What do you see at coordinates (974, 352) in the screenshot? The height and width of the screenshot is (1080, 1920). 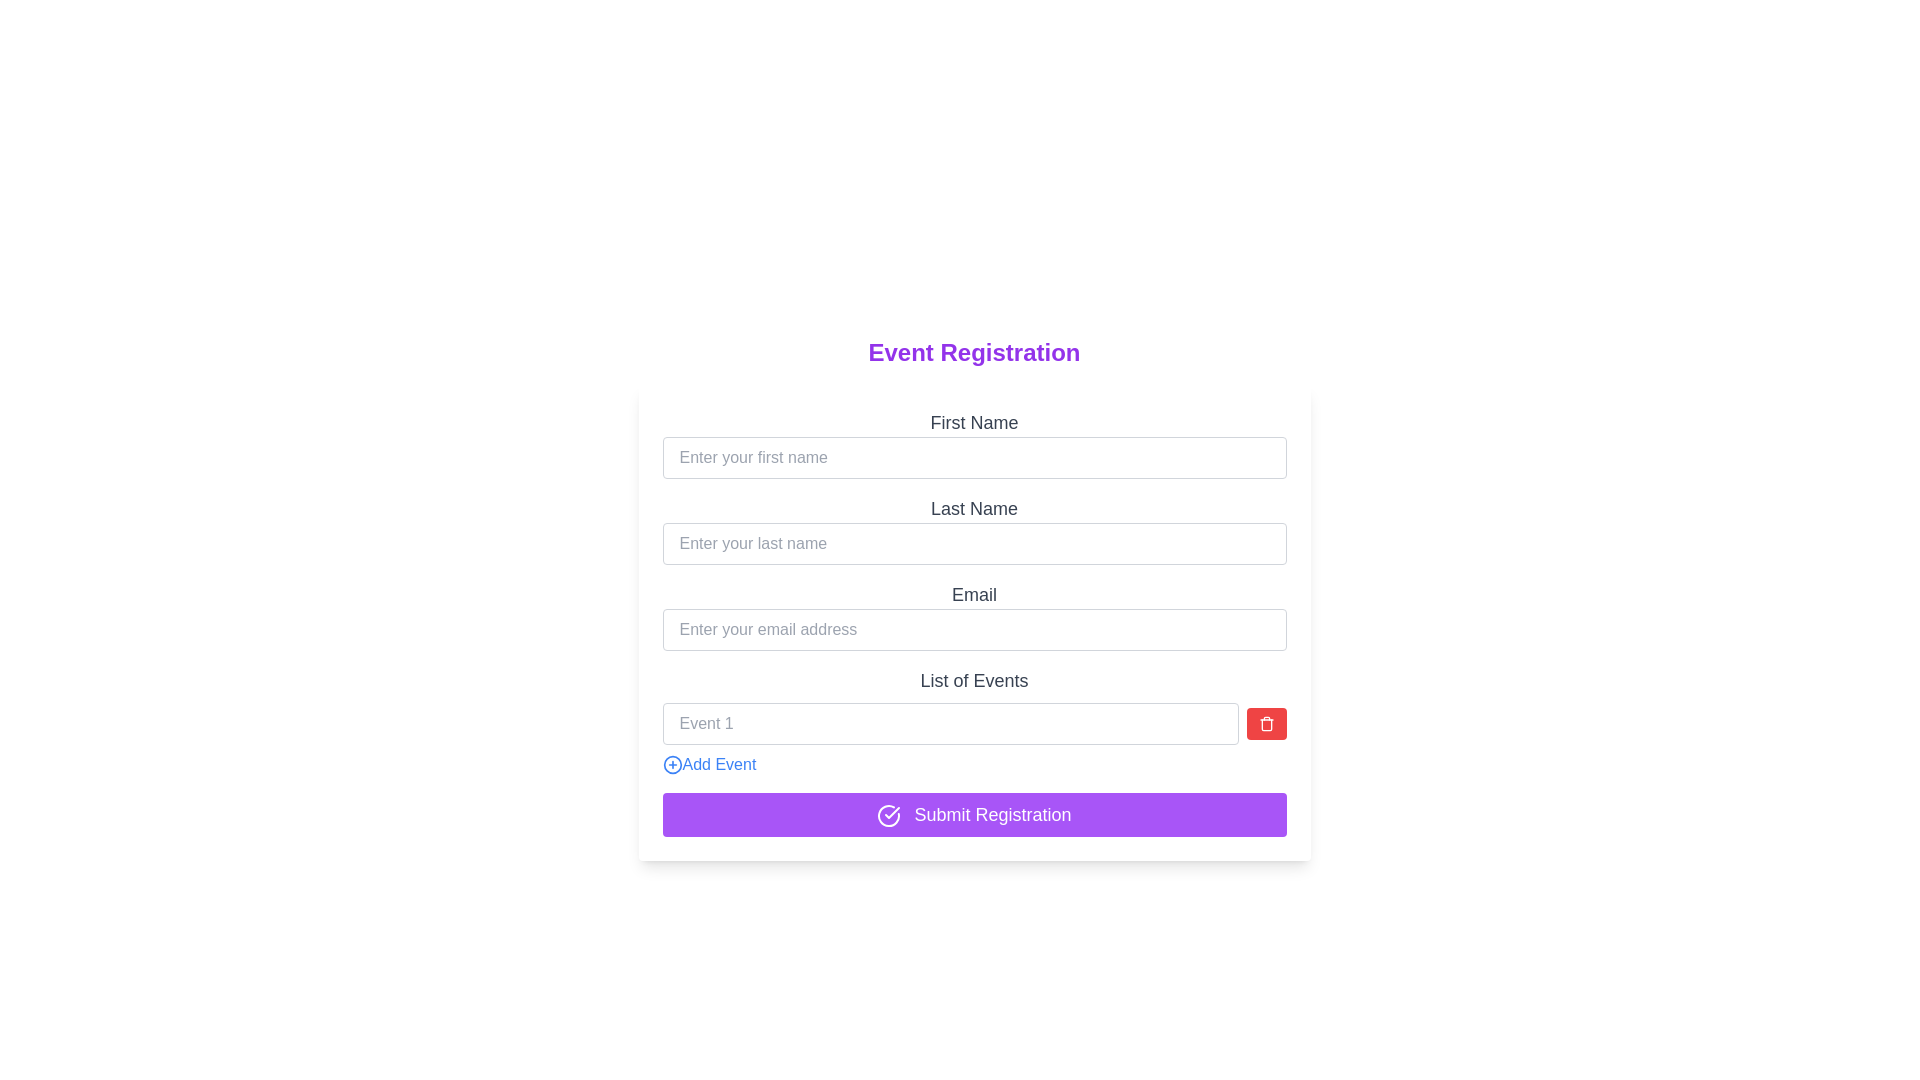 I see `text from the Title Header, which serves as the descriptive title for the registration form located at the top of the section` at bounding box center [974, 352].